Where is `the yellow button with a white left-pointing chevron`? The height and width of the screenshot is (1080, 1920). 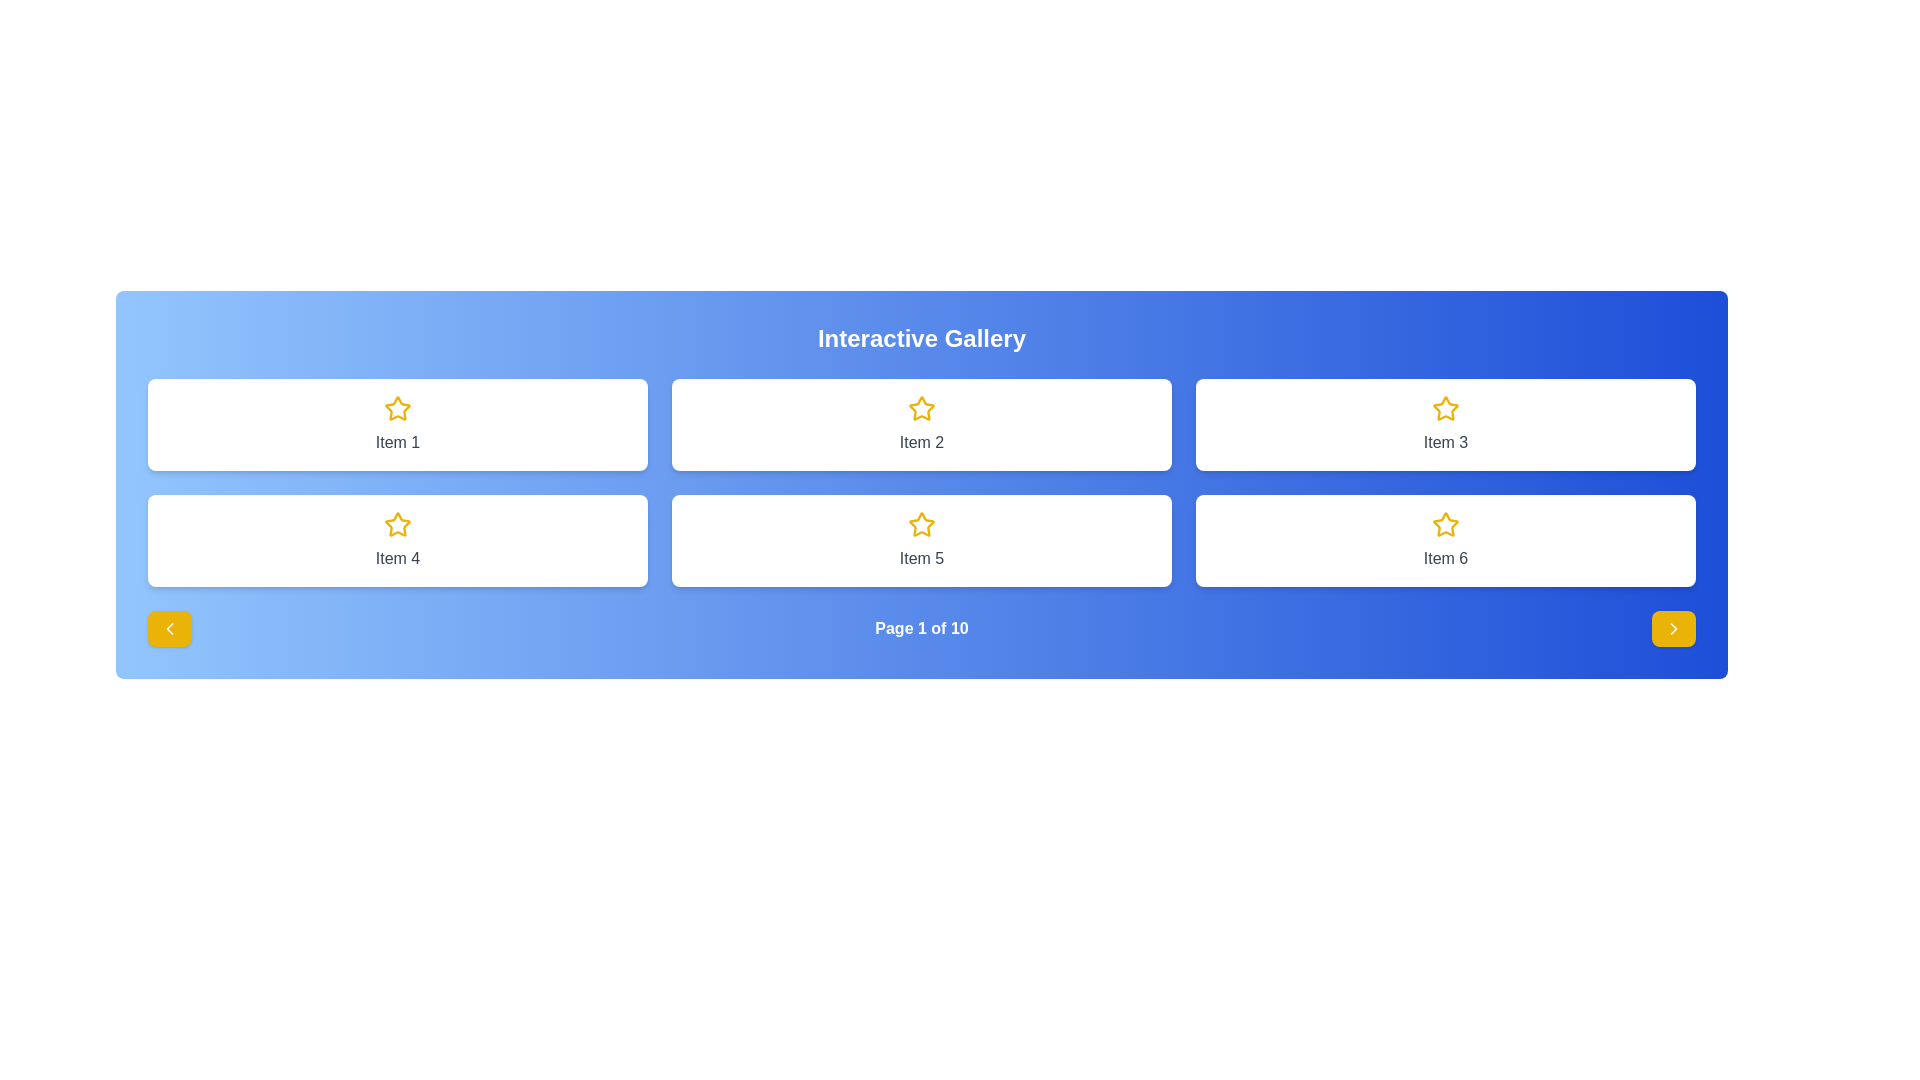 the yellow button with a white left-pointing chevron is located at coordinates (169, 627).